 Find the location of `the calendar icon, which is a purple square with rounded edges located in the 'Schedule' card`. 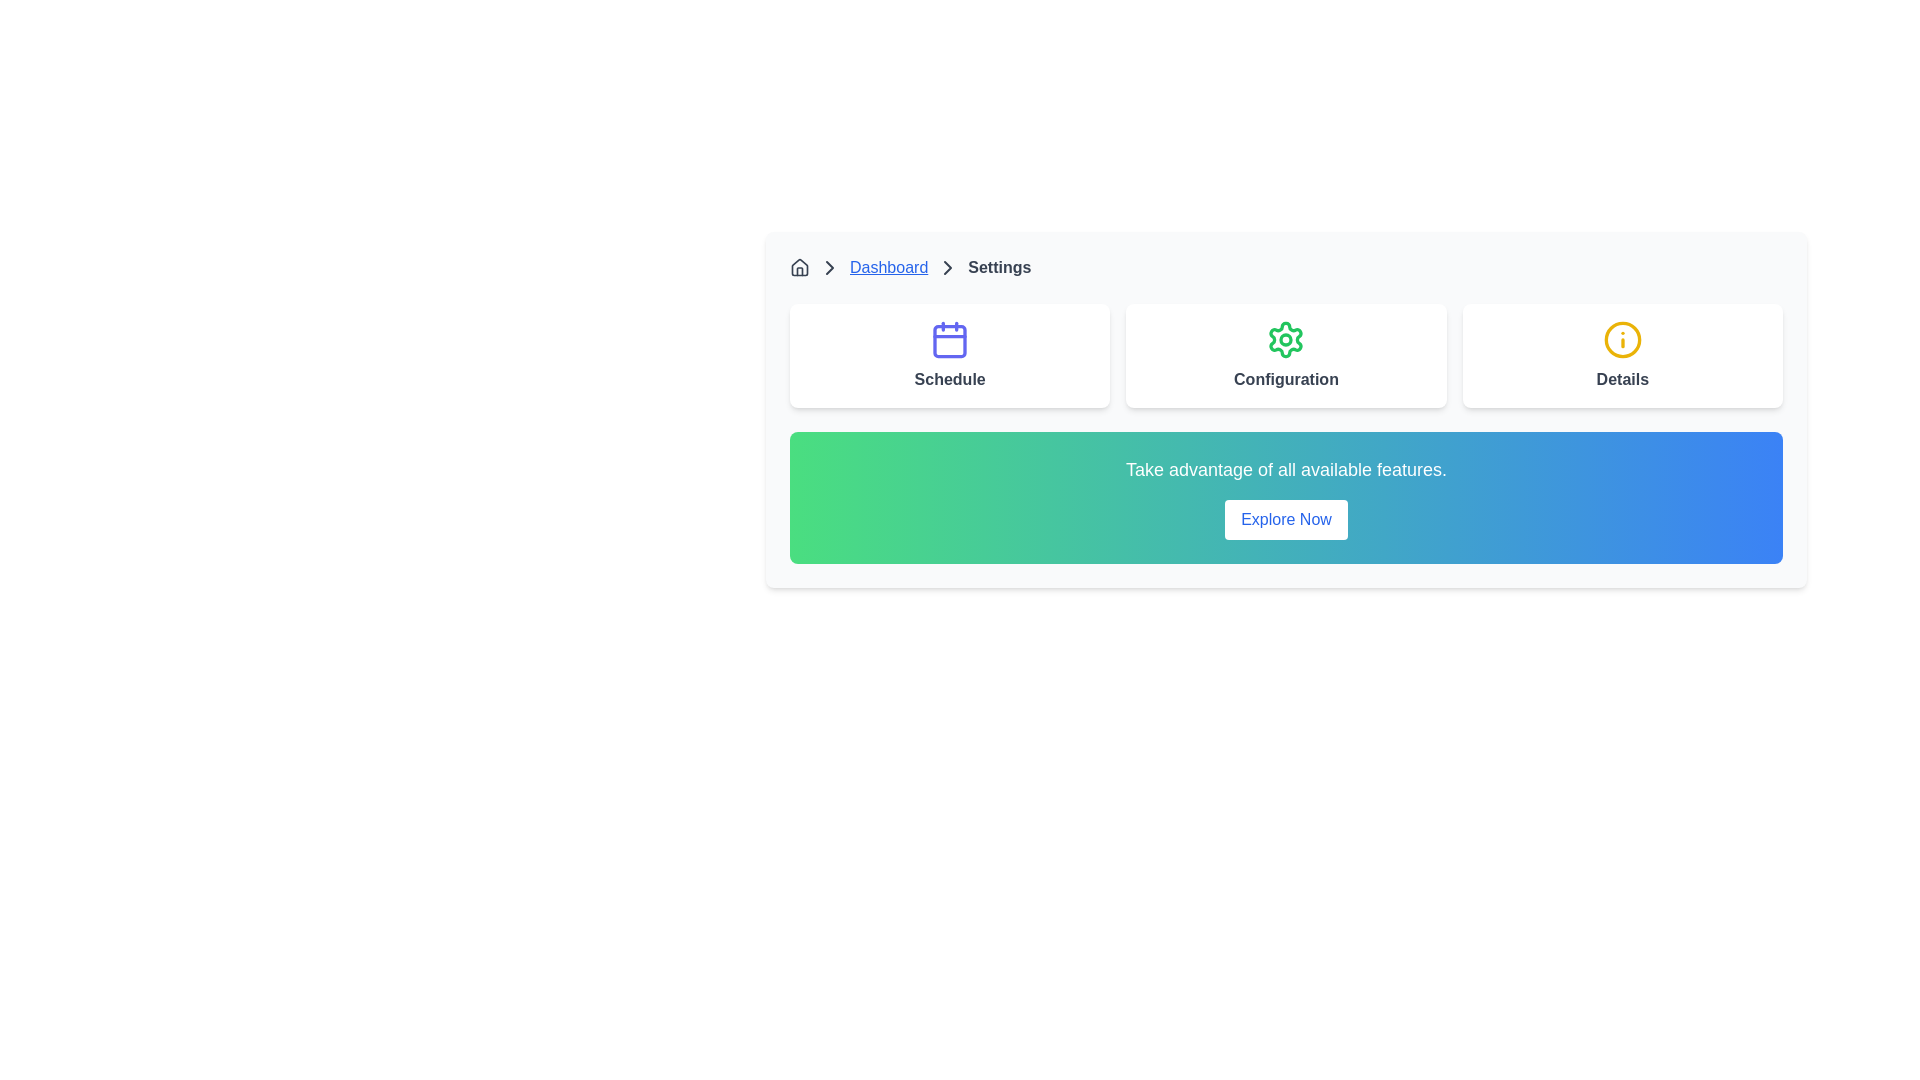

the calendar icon, which is a purple square with rounded edges located in the 'Schedule' card is located at coordinates (949, 338).